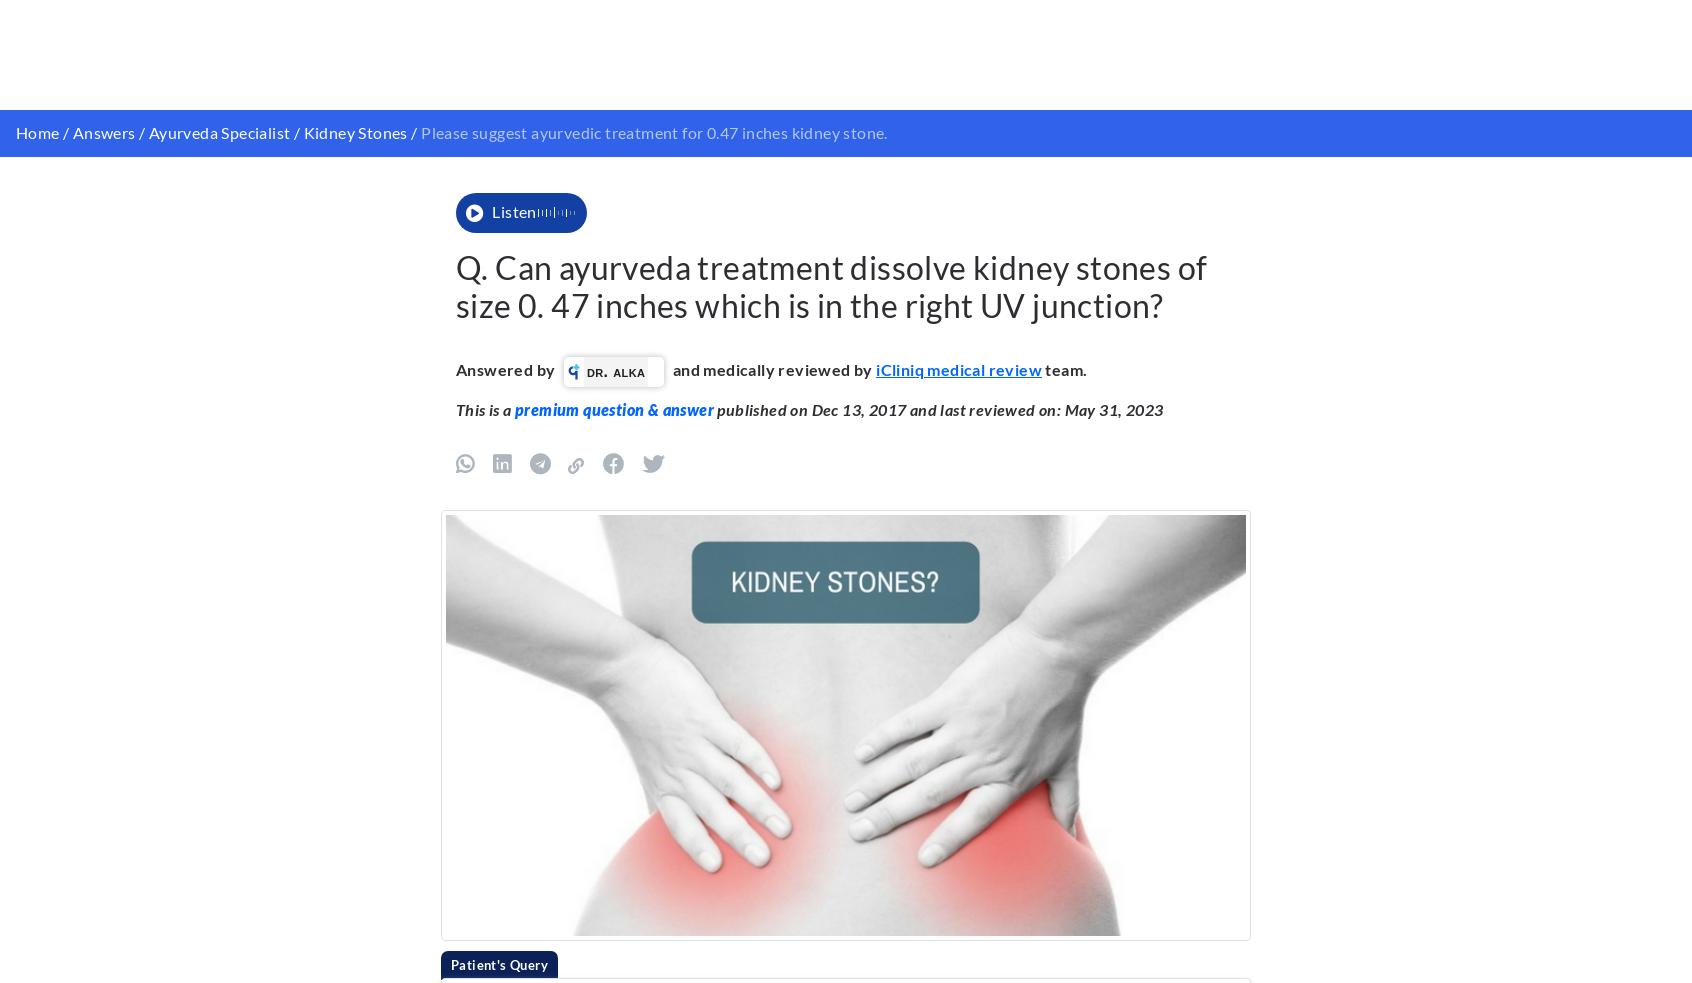  I want to click on 'to know how we create content for health articles and queries.', so click(771, 777).